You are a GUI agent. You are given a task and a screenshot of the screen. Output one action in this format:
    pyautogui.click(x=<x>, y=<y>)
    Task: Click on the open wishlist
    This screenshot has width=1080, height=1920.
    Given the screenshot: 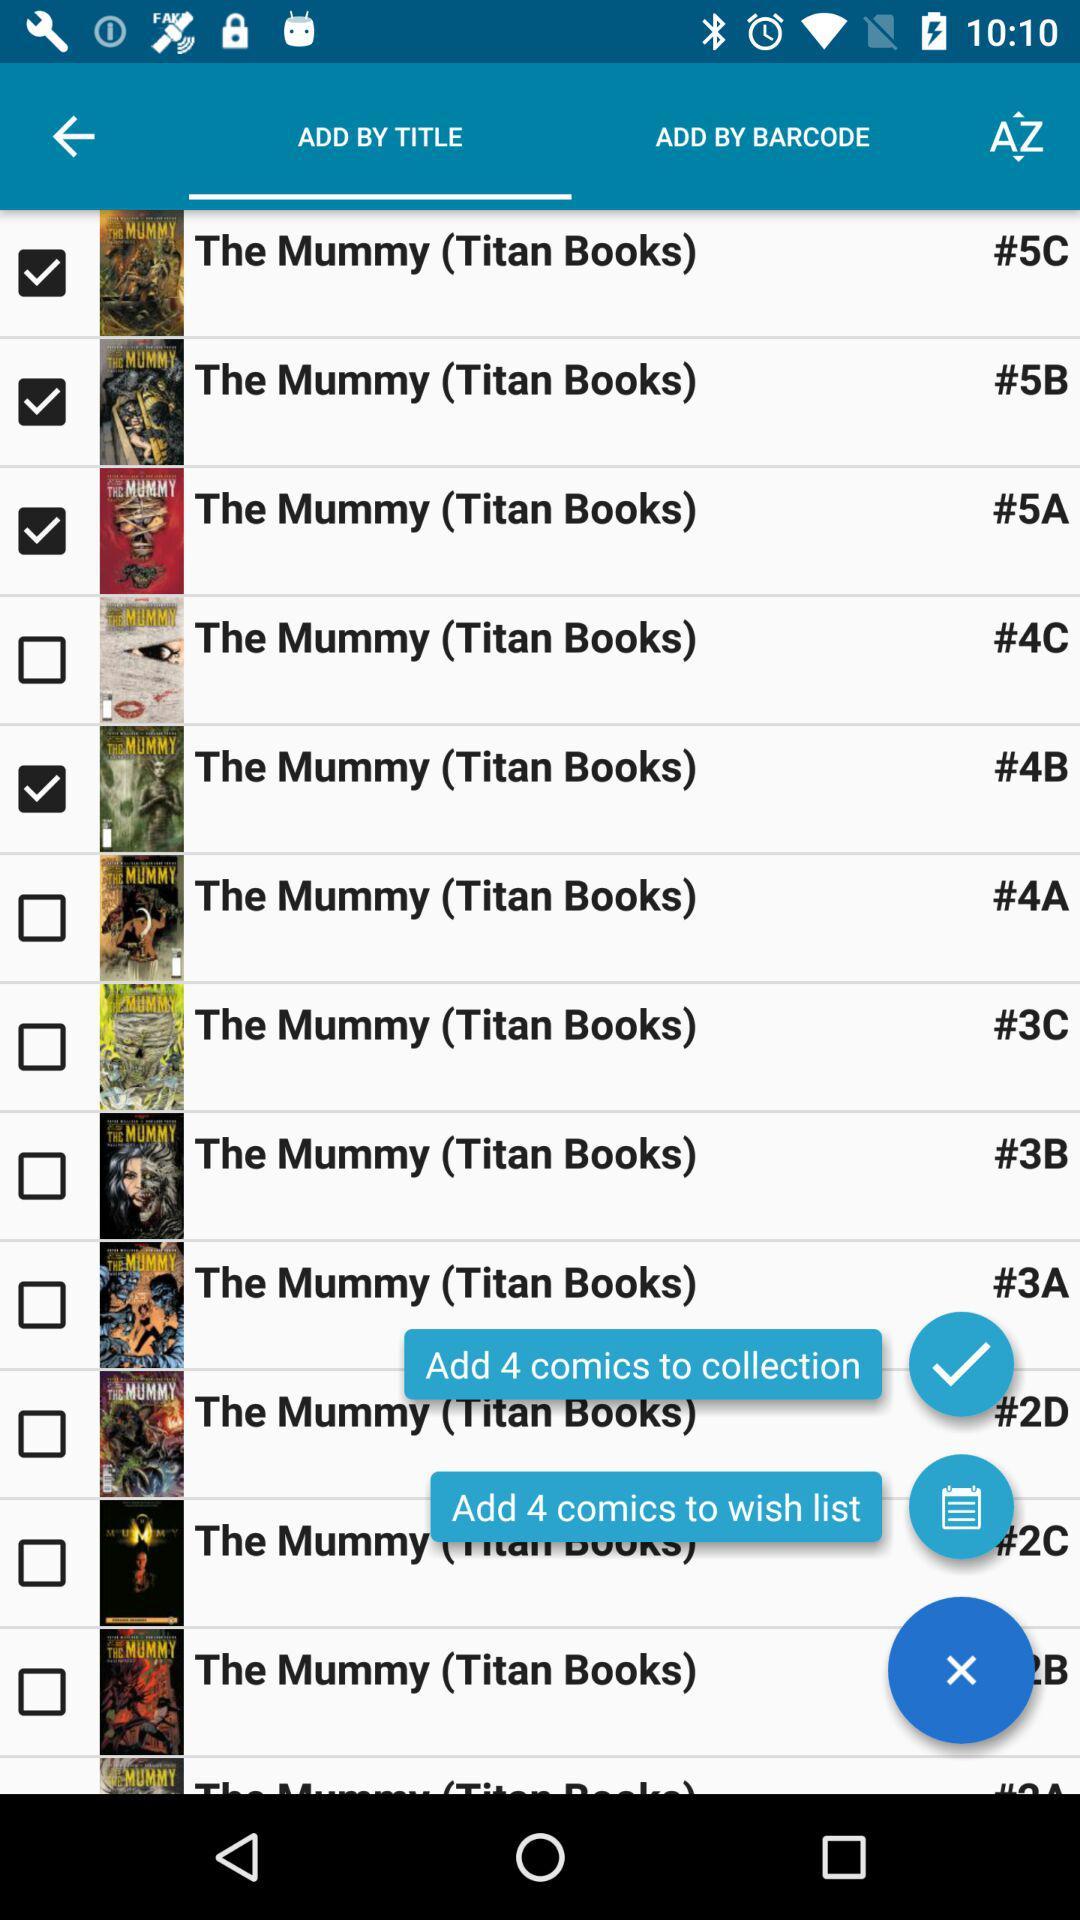 What is the action you would take?
    pyautogui.click(x=960, y=1506)
    